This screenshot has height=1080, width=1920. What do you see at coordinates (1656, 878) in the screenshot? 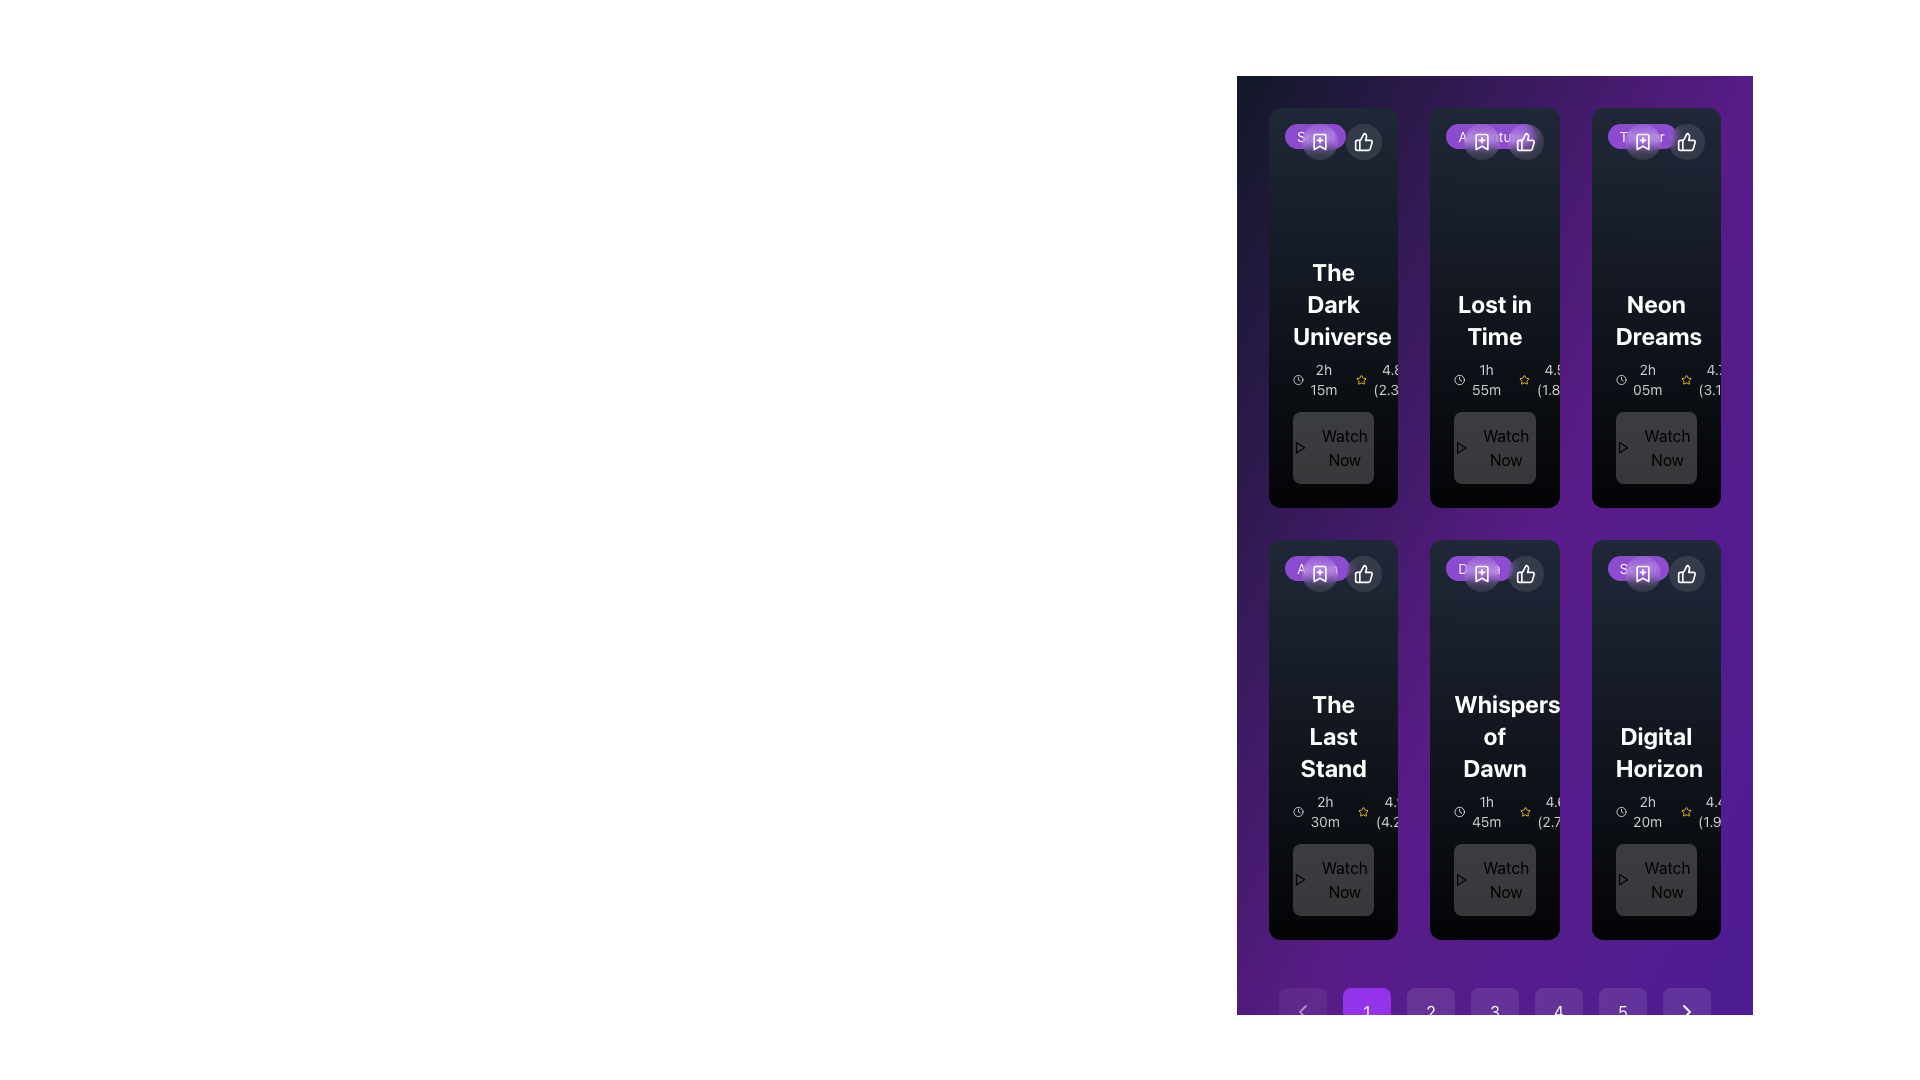
I see `the 'Watch Now' button, which is a rounded button with a dark background and white text, positioned at the bottom-center of the 'Digital Horizon' movie section` at bounding box center [1656, 878].